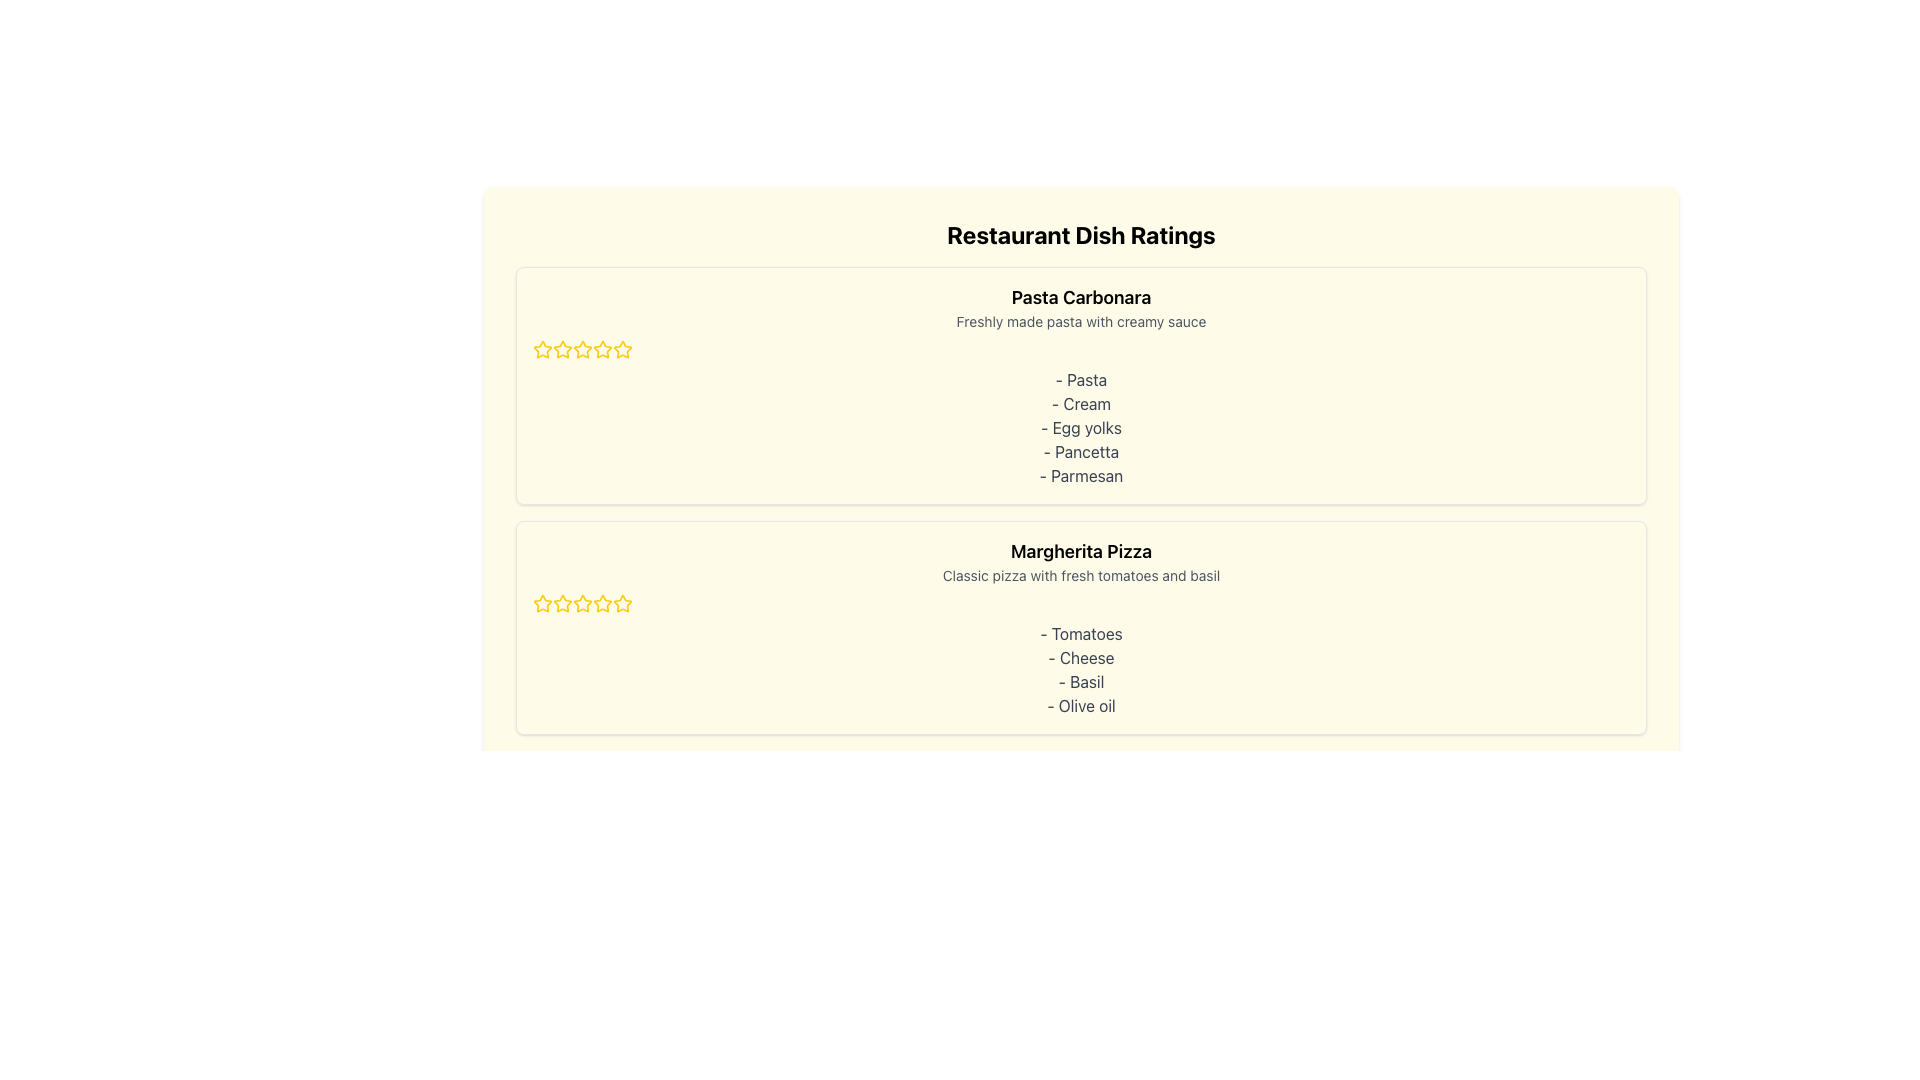  I want to click on the third yellow star icon in the rating system below the 'Margherita Pizza' text, so click(561, 603).